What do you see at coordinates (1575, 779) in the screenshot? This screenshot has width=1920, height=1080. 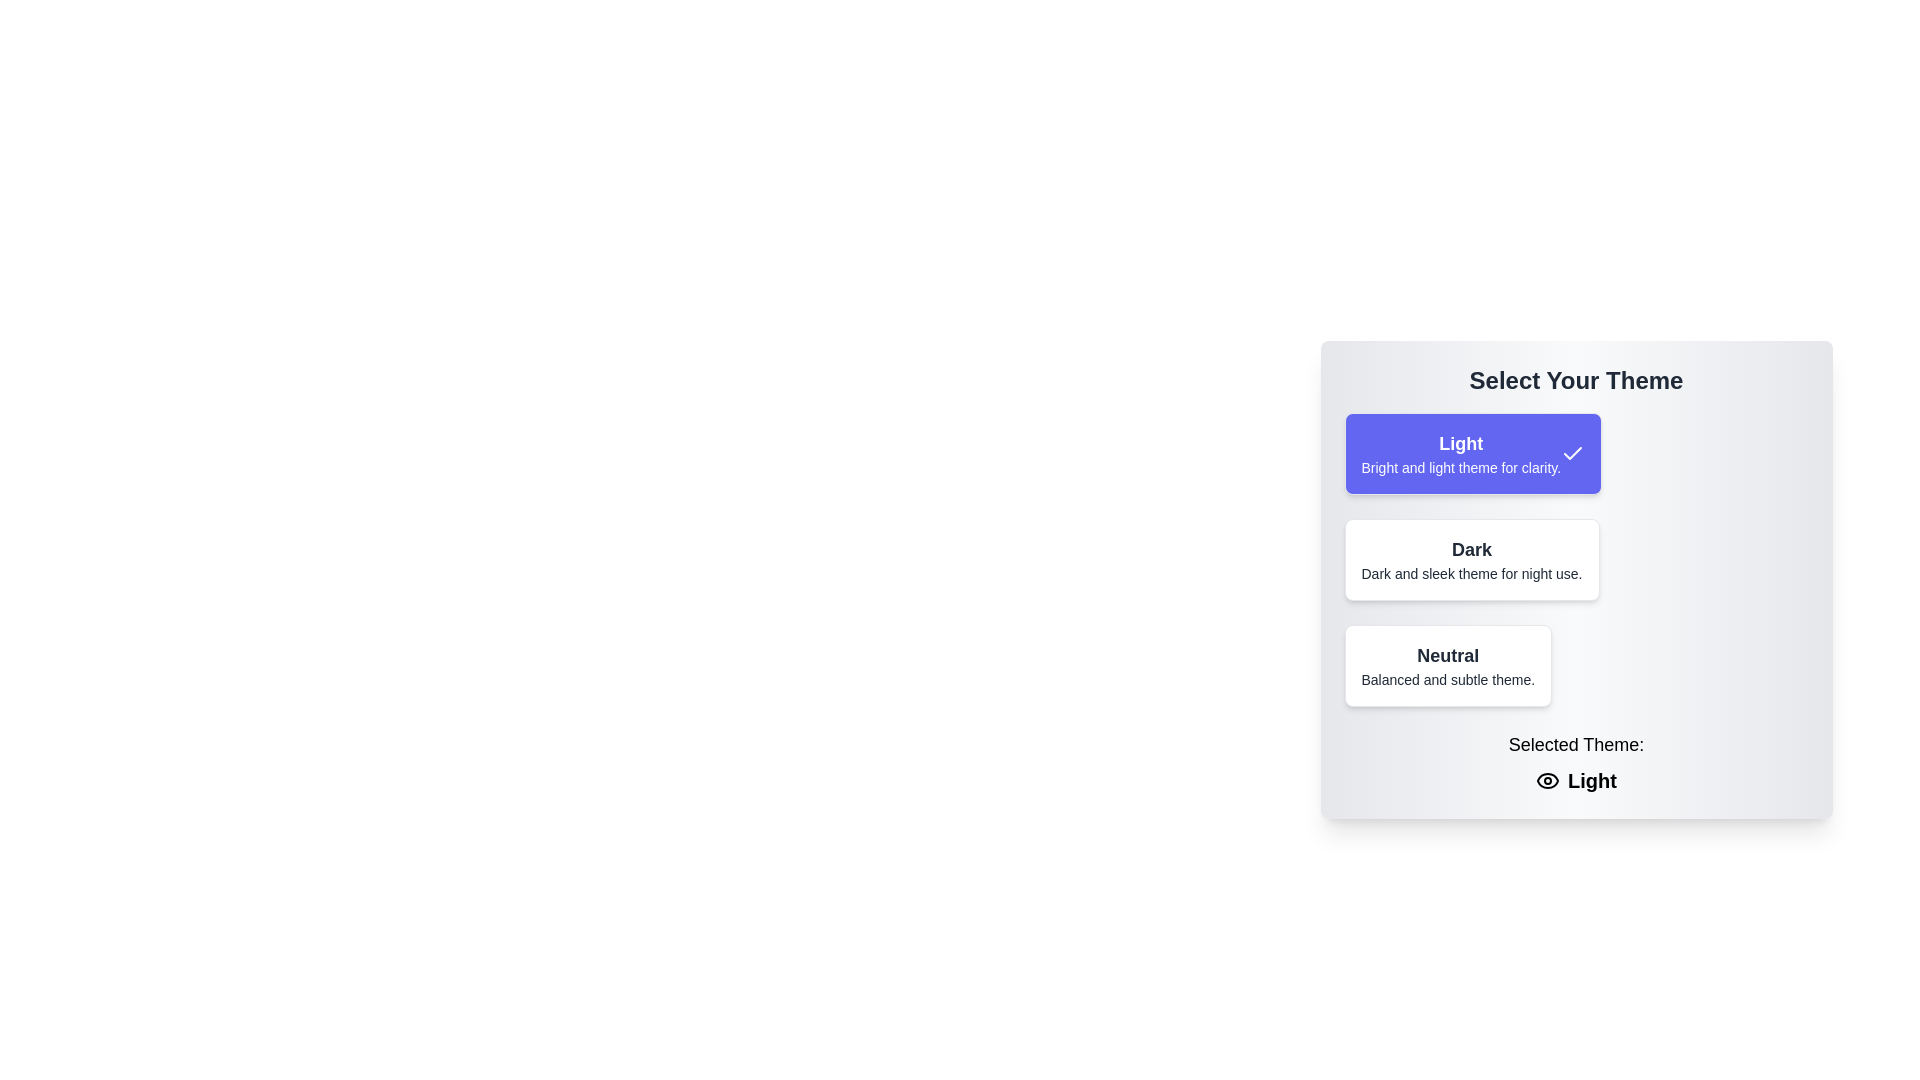 I see `the bold 'Light' text label with an eye icon, located below 'Selected Theme:'` at bounding box center [1575, 779].